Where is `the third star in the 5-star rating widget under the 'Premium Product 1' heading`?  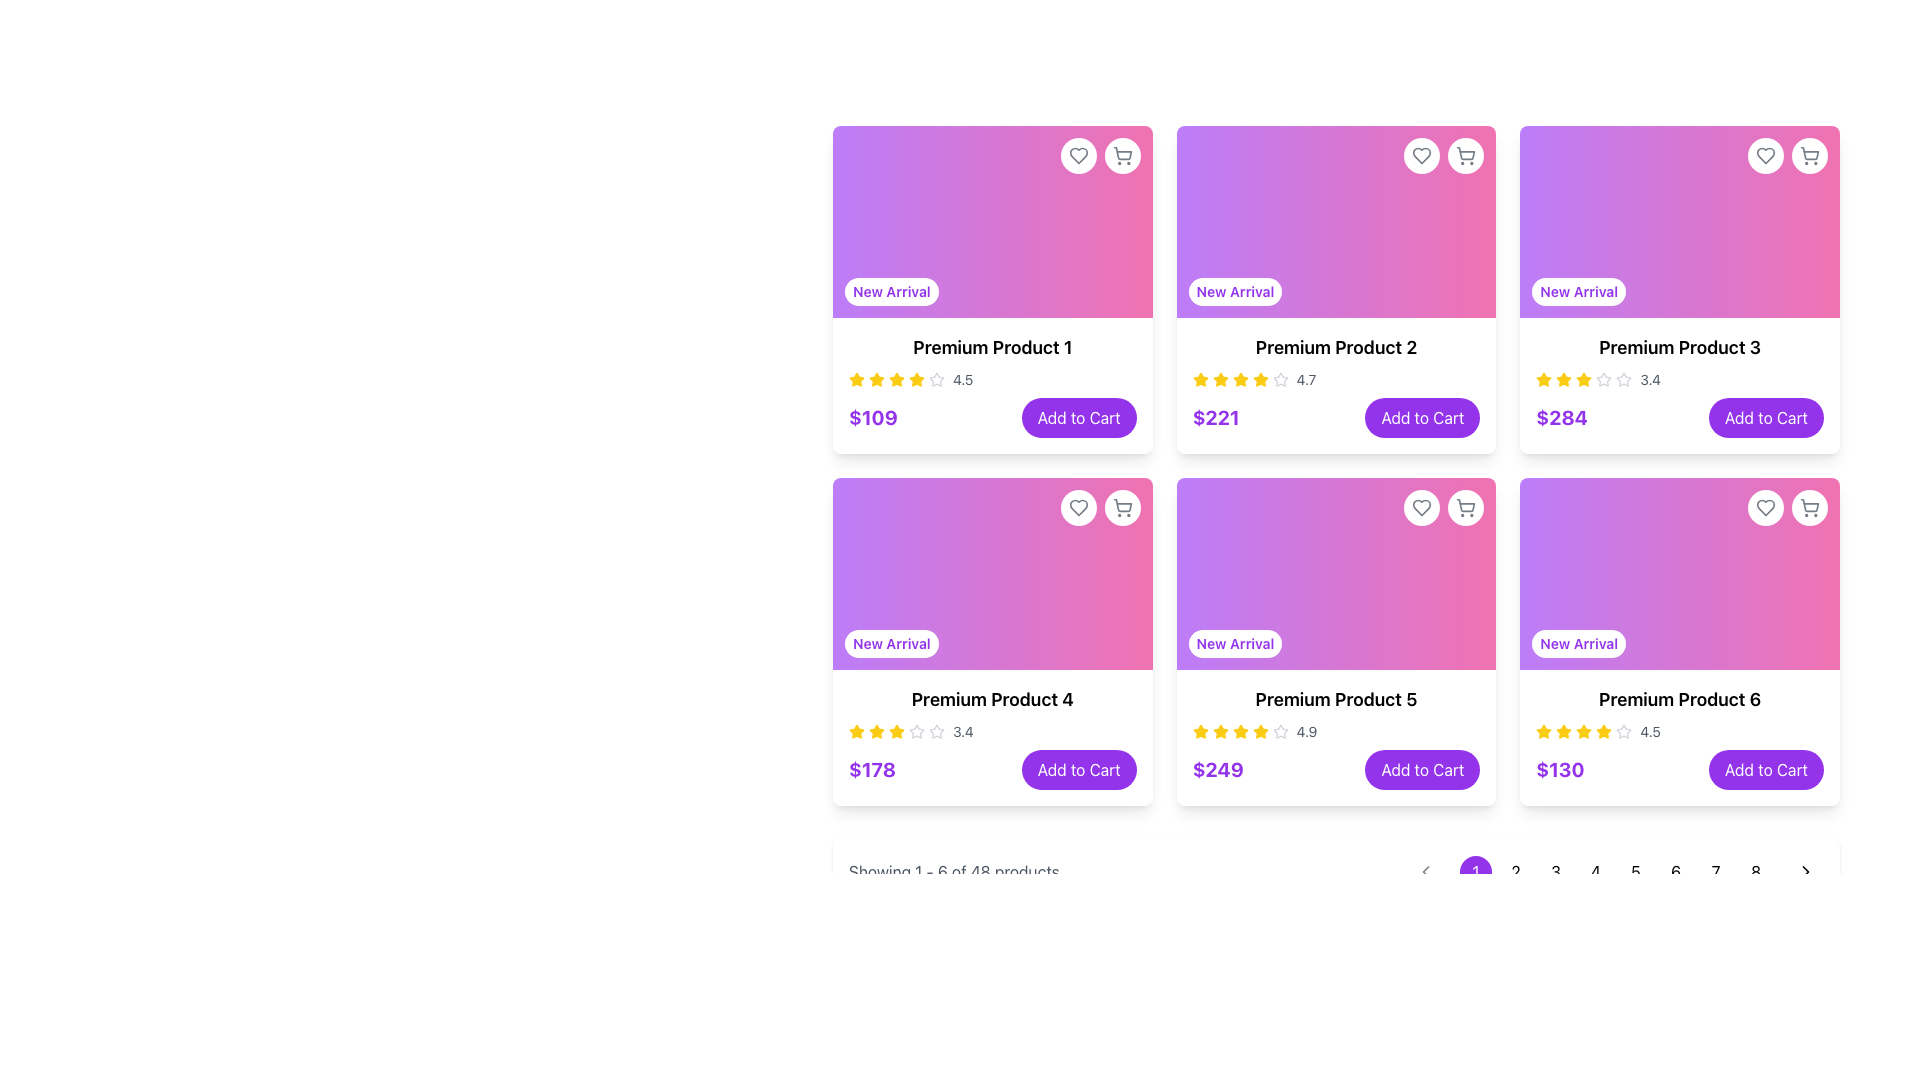 the third star in the 5-star rating widget under the 'Premium Product 1' heading is located at coordinates (857, 379).